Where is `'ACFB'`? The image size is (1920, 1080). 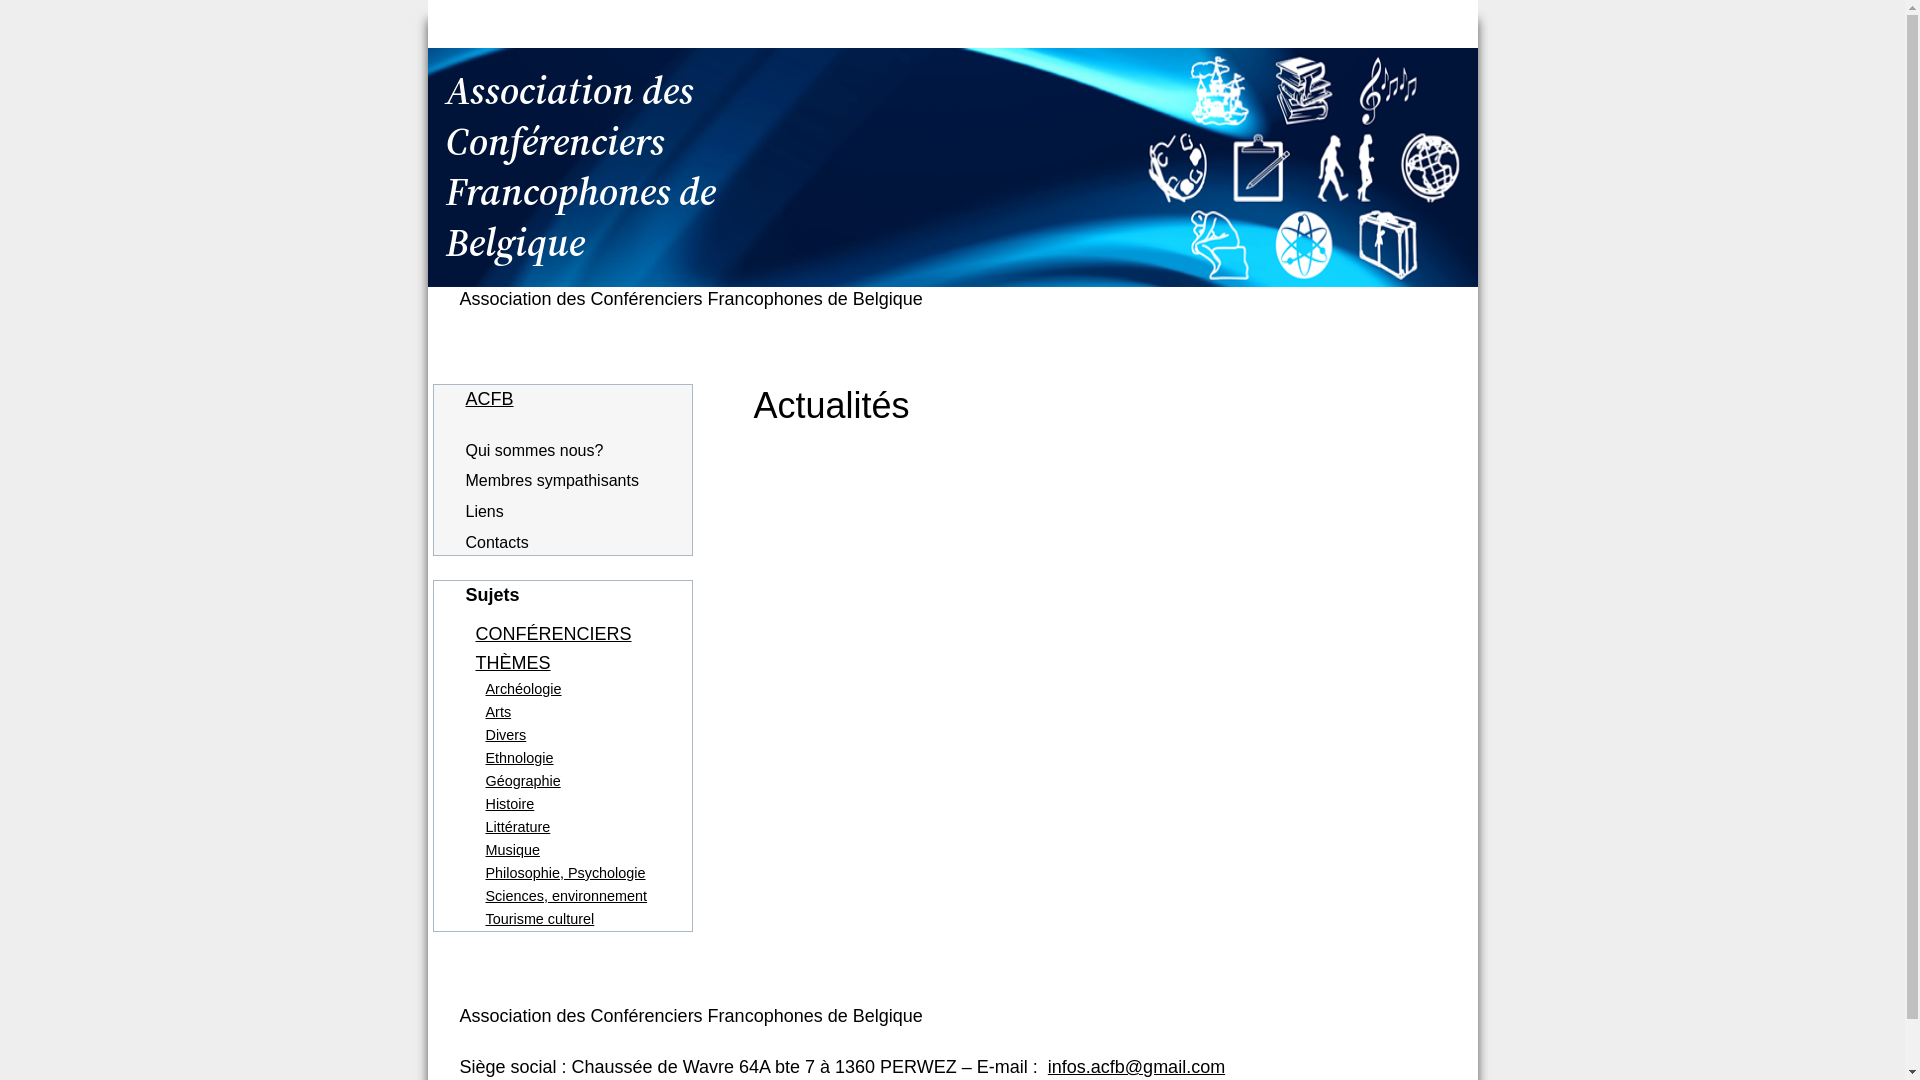 'ACFB' is located at coordinates (489, 398).